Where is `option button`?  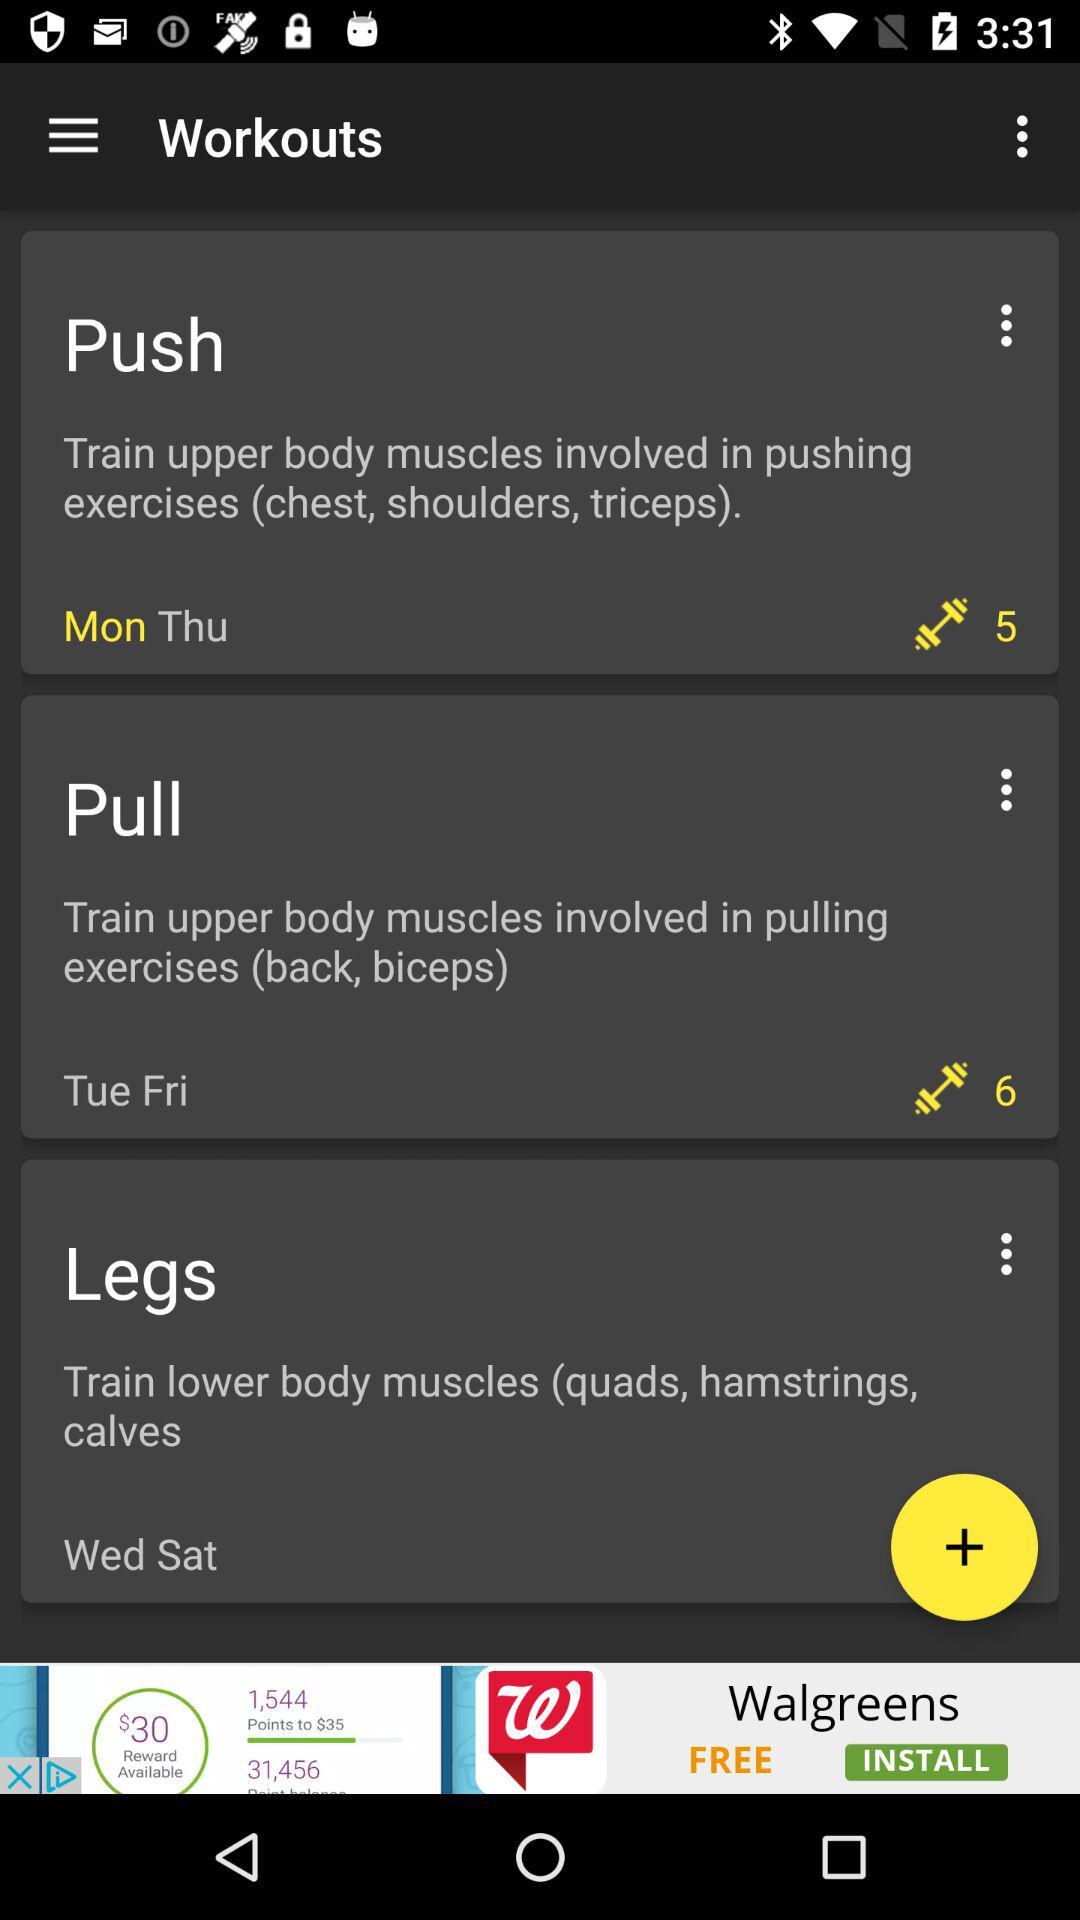 option button is located at coordinates (1006, 785).